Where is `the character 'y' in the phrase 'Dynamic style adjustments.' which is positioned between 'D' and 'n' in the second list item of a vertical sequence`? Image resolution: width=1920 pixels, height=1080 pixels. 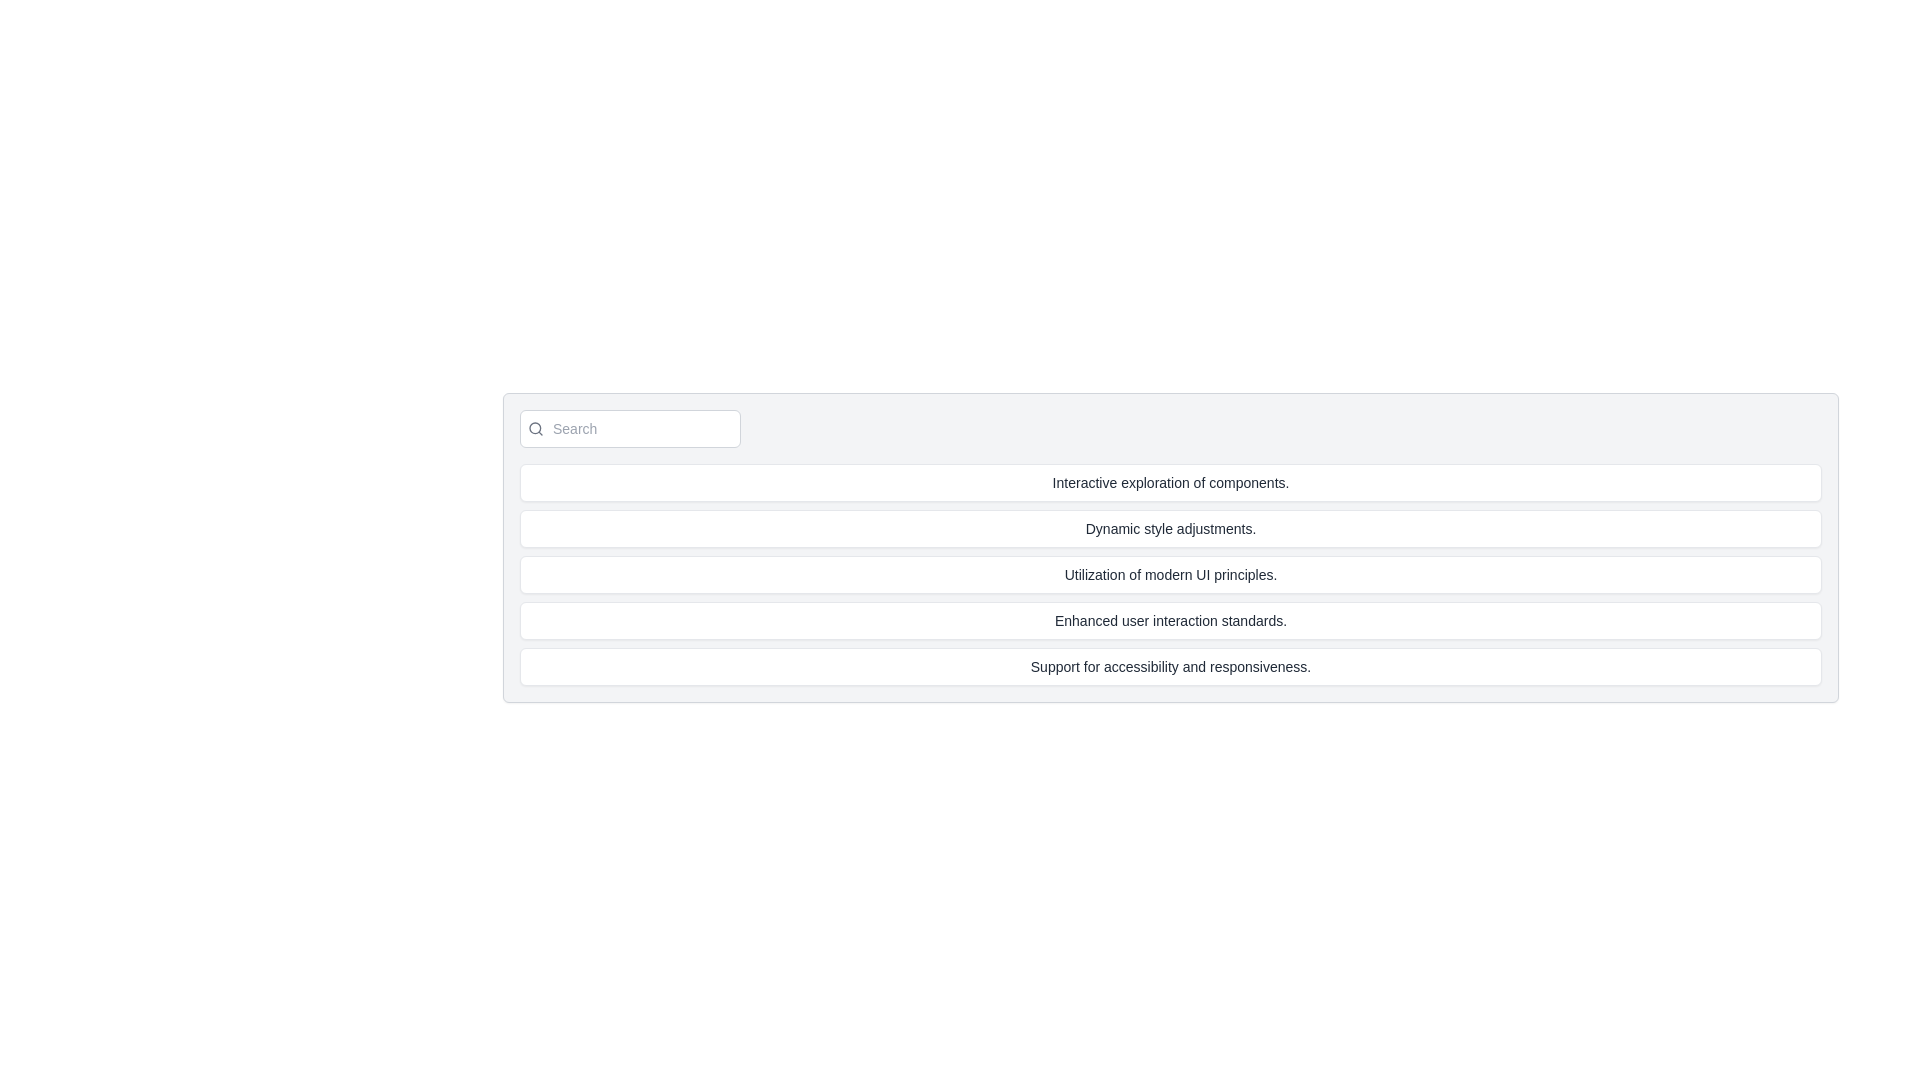
the character 'y' in the phrase 'Dynamic style adjustments.' which is positioned between 'D' and 'n' in the second list item of a vertical sequence is located at coordinates (1098, 527).